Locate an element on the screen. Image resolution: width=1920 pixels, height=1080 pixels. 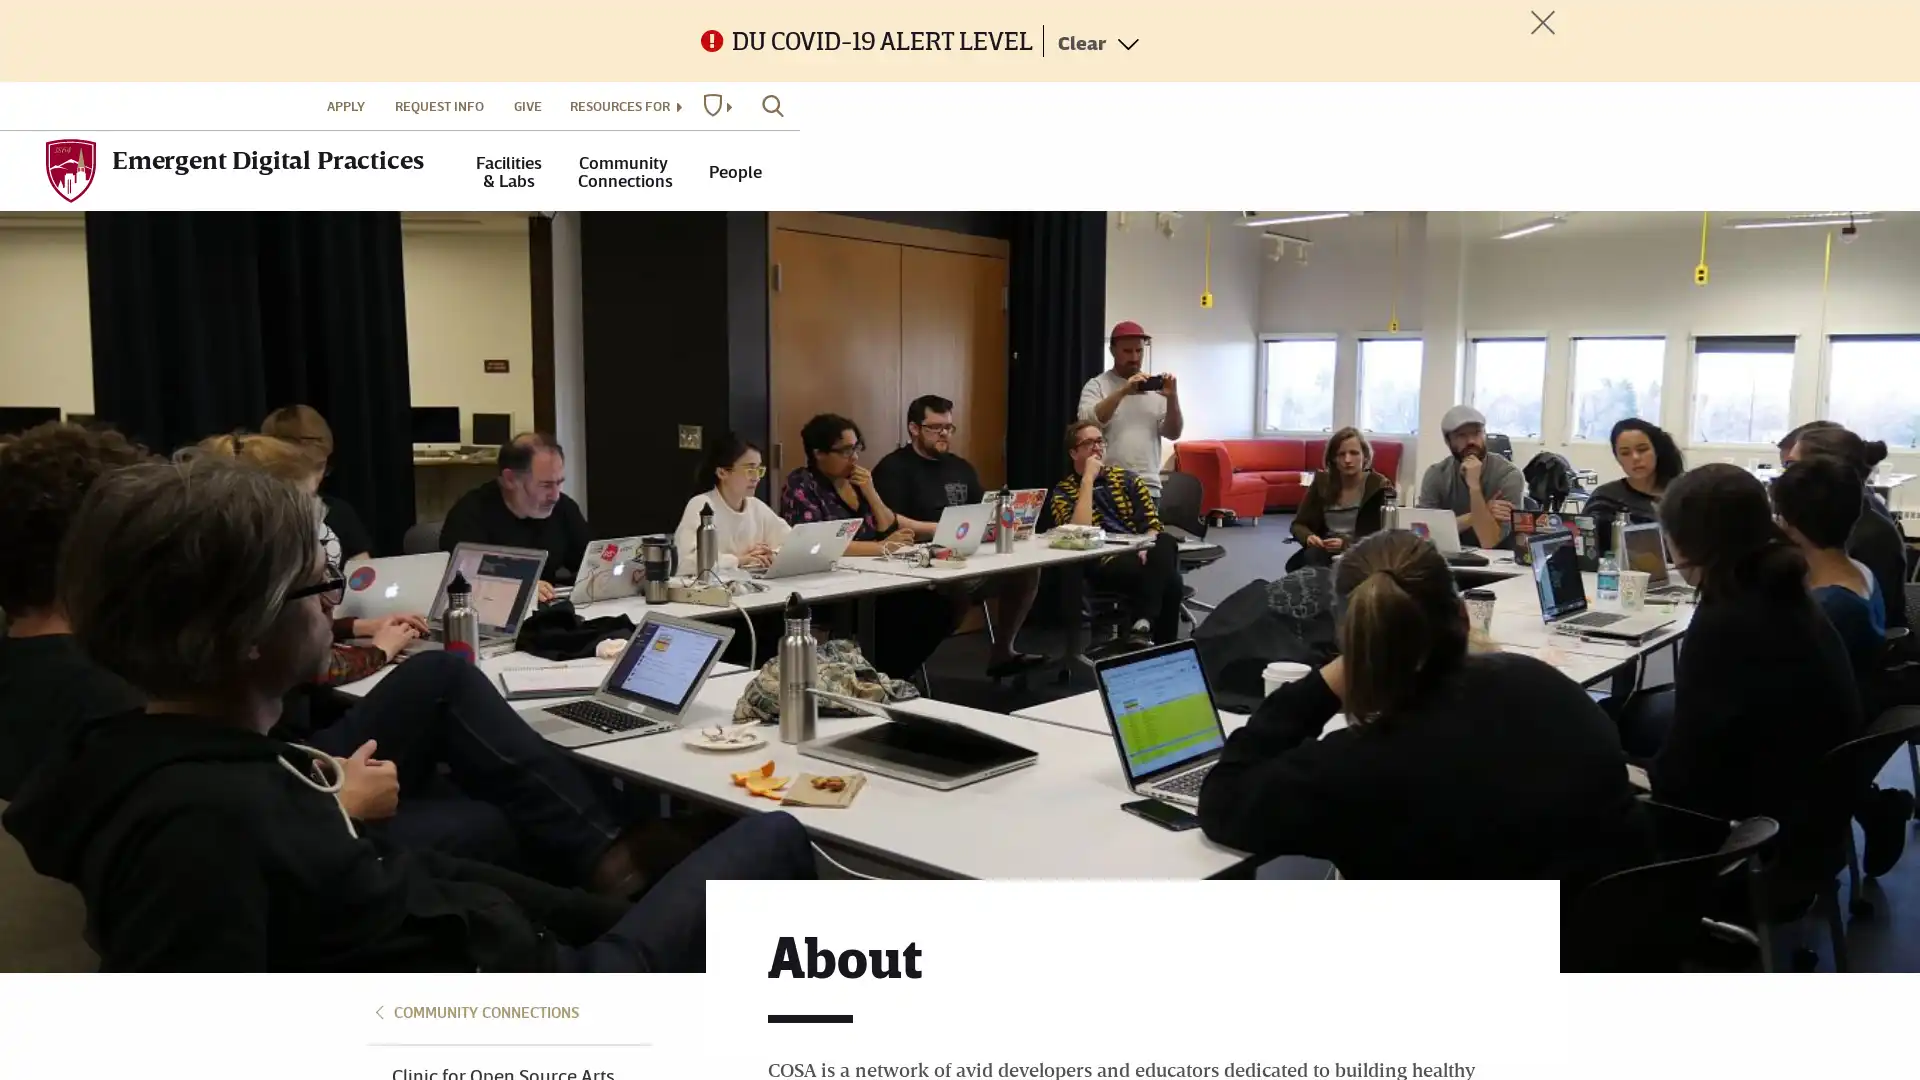
Toggle Alert is located at coordinates (1541, 22).